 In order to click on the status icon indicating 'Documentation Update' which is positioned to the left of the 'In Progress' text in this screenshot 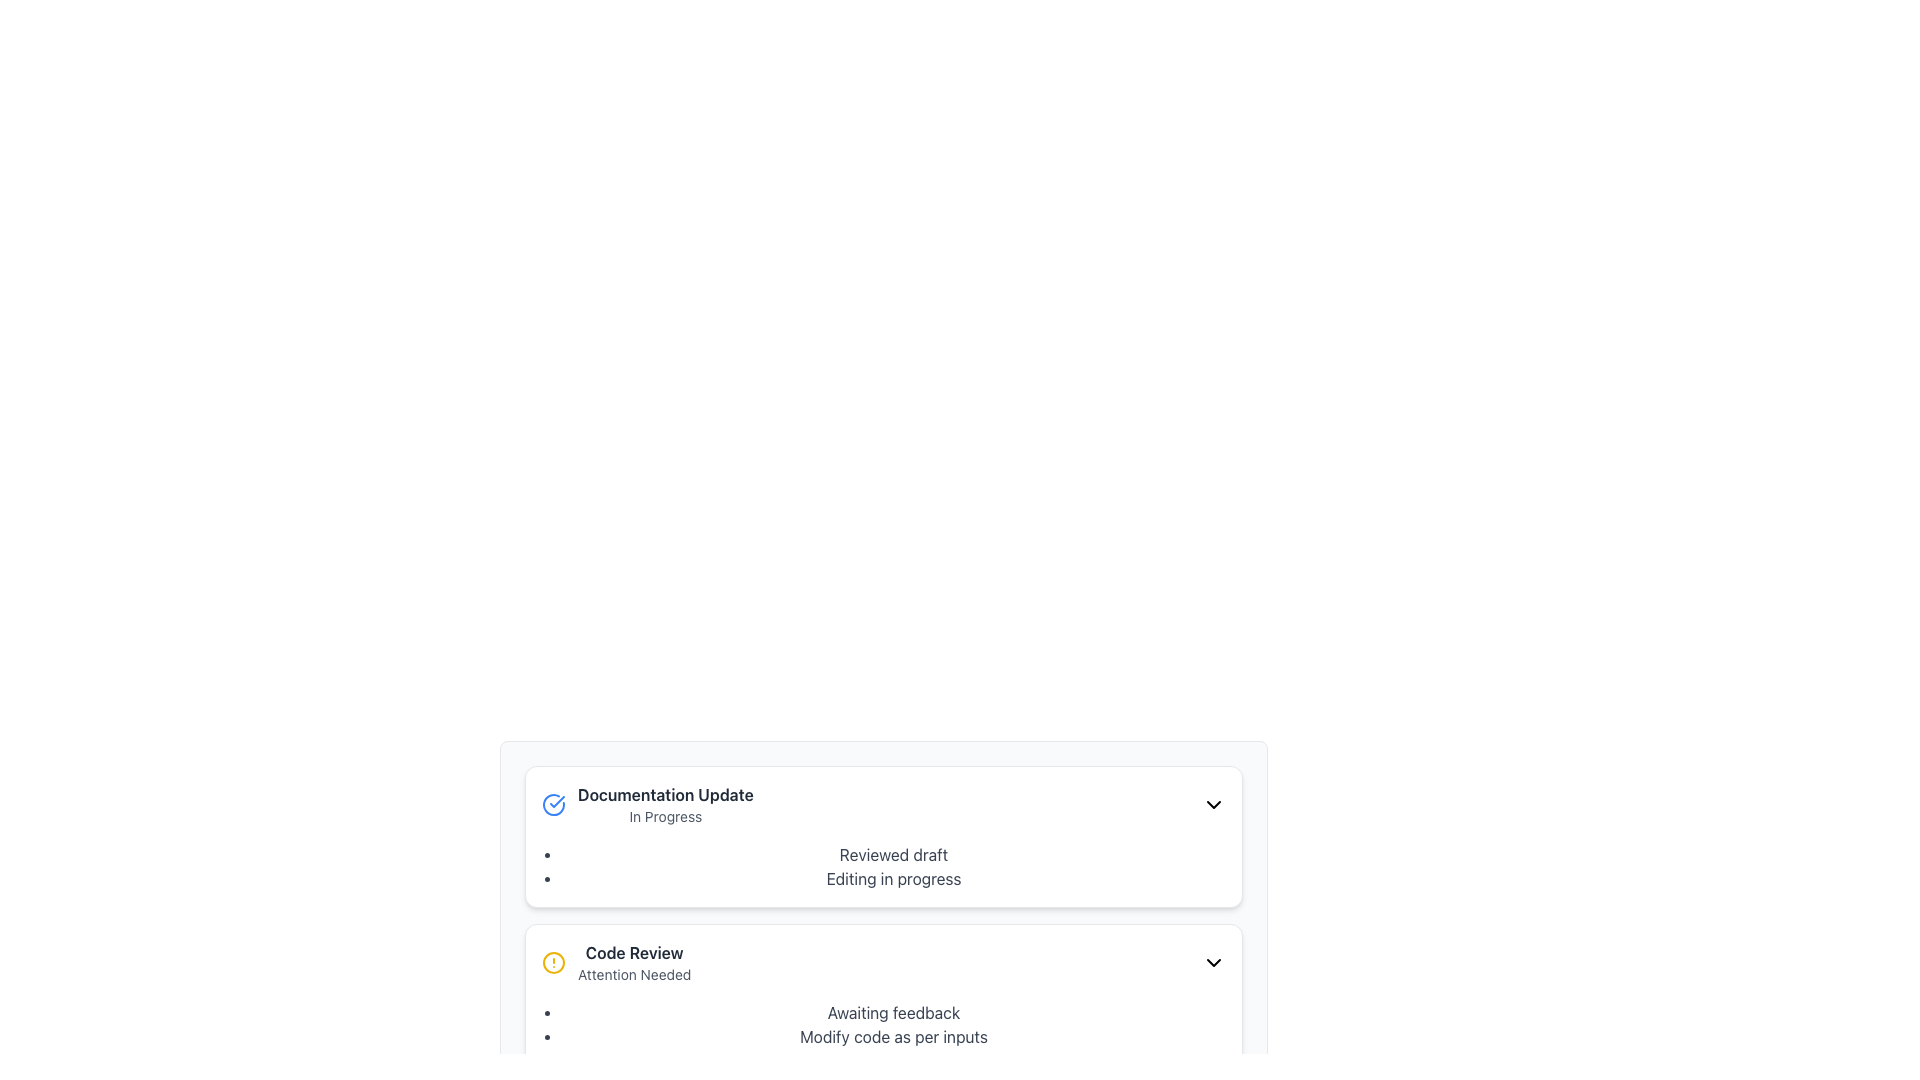, I will do `click(553, 804)`.